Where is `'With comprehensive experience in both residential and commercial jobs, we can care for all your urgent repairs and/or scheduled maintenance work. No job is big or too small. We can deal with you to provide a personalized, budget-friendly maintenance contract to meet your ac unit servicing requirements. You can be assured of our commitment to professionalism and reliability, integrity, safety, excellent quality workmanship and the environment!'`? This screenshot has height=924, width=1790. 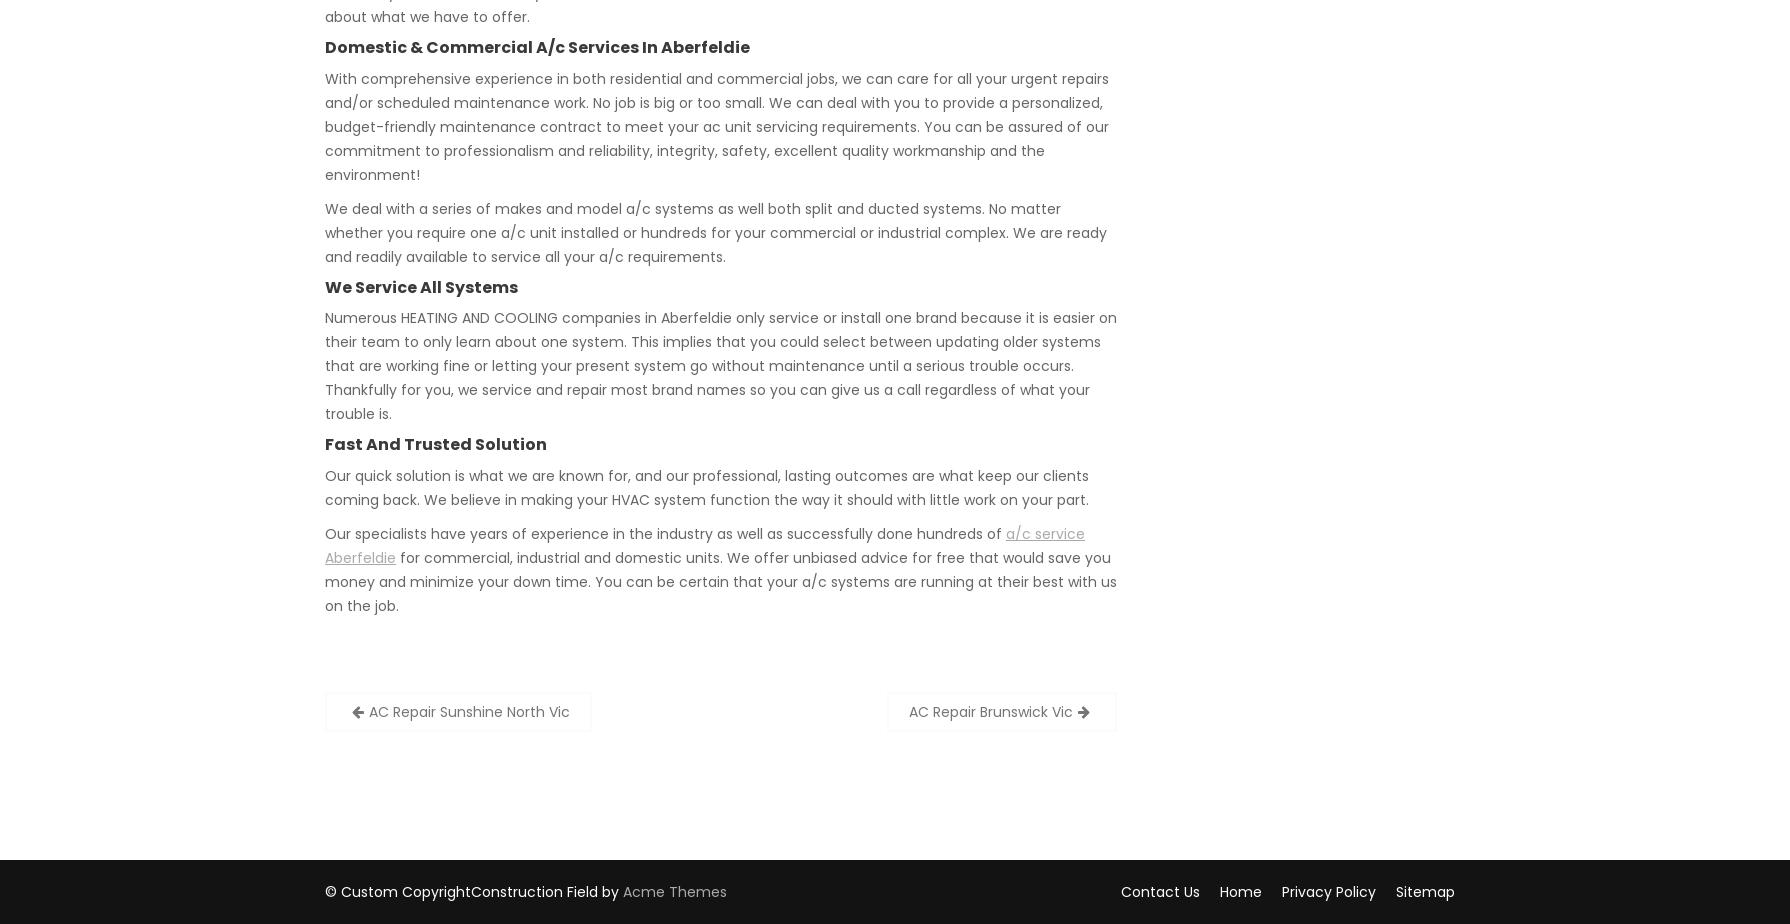 'With comprehensive experience in both residential and commercial jobs, we can care for all your urgent repairs and/or scheduled maintenance work. No job is big or too small. We can deal with you to provide a personalized, budget-friendly maintenance contract to meet your ac unit servicing requirements. You can be assured of our commitment to professionalism and reliability, integrity, safety, excellent quality workmanship and the environment!' is located at coordinates (716, 125).